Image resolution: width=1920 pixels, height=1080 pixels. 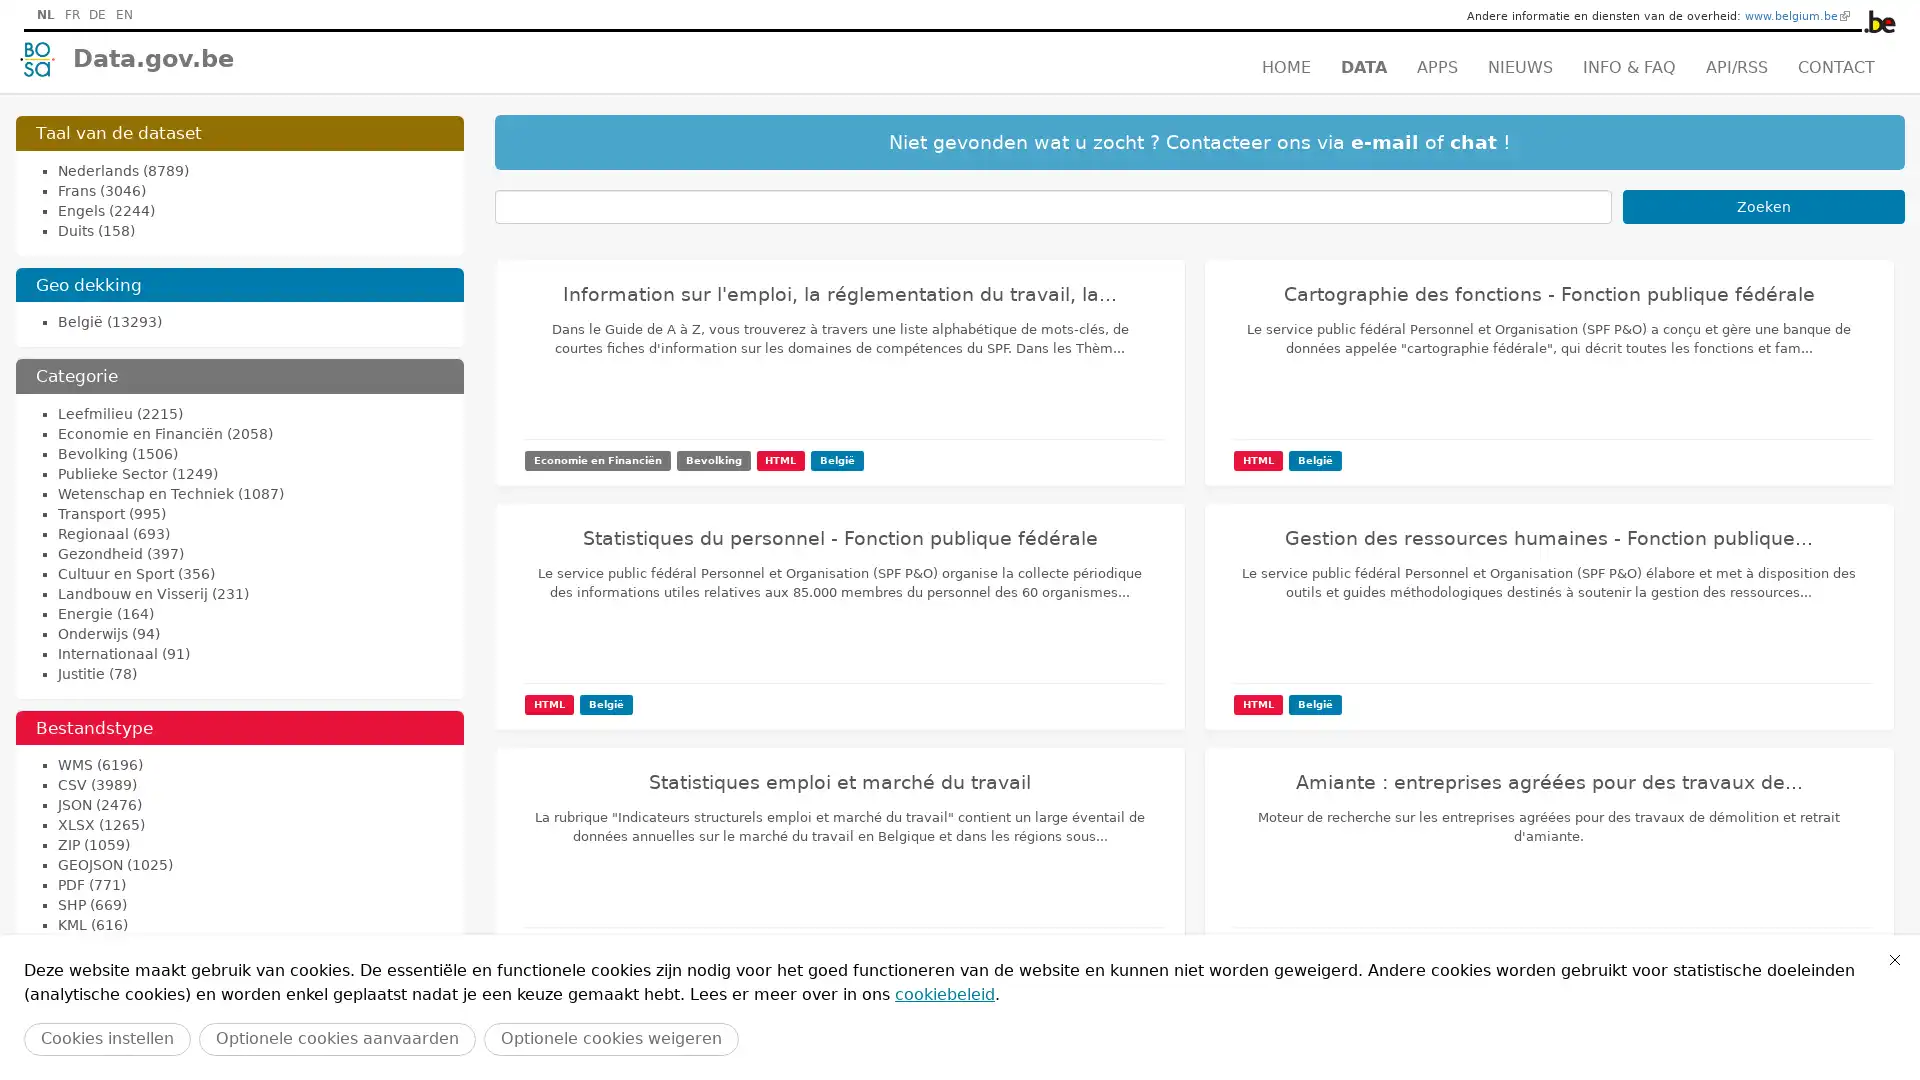 What do you see at coordinates (610, 1038) in the screenshot?
I see `Optionele cookies weigeren` at bounding box center [610, 1038].